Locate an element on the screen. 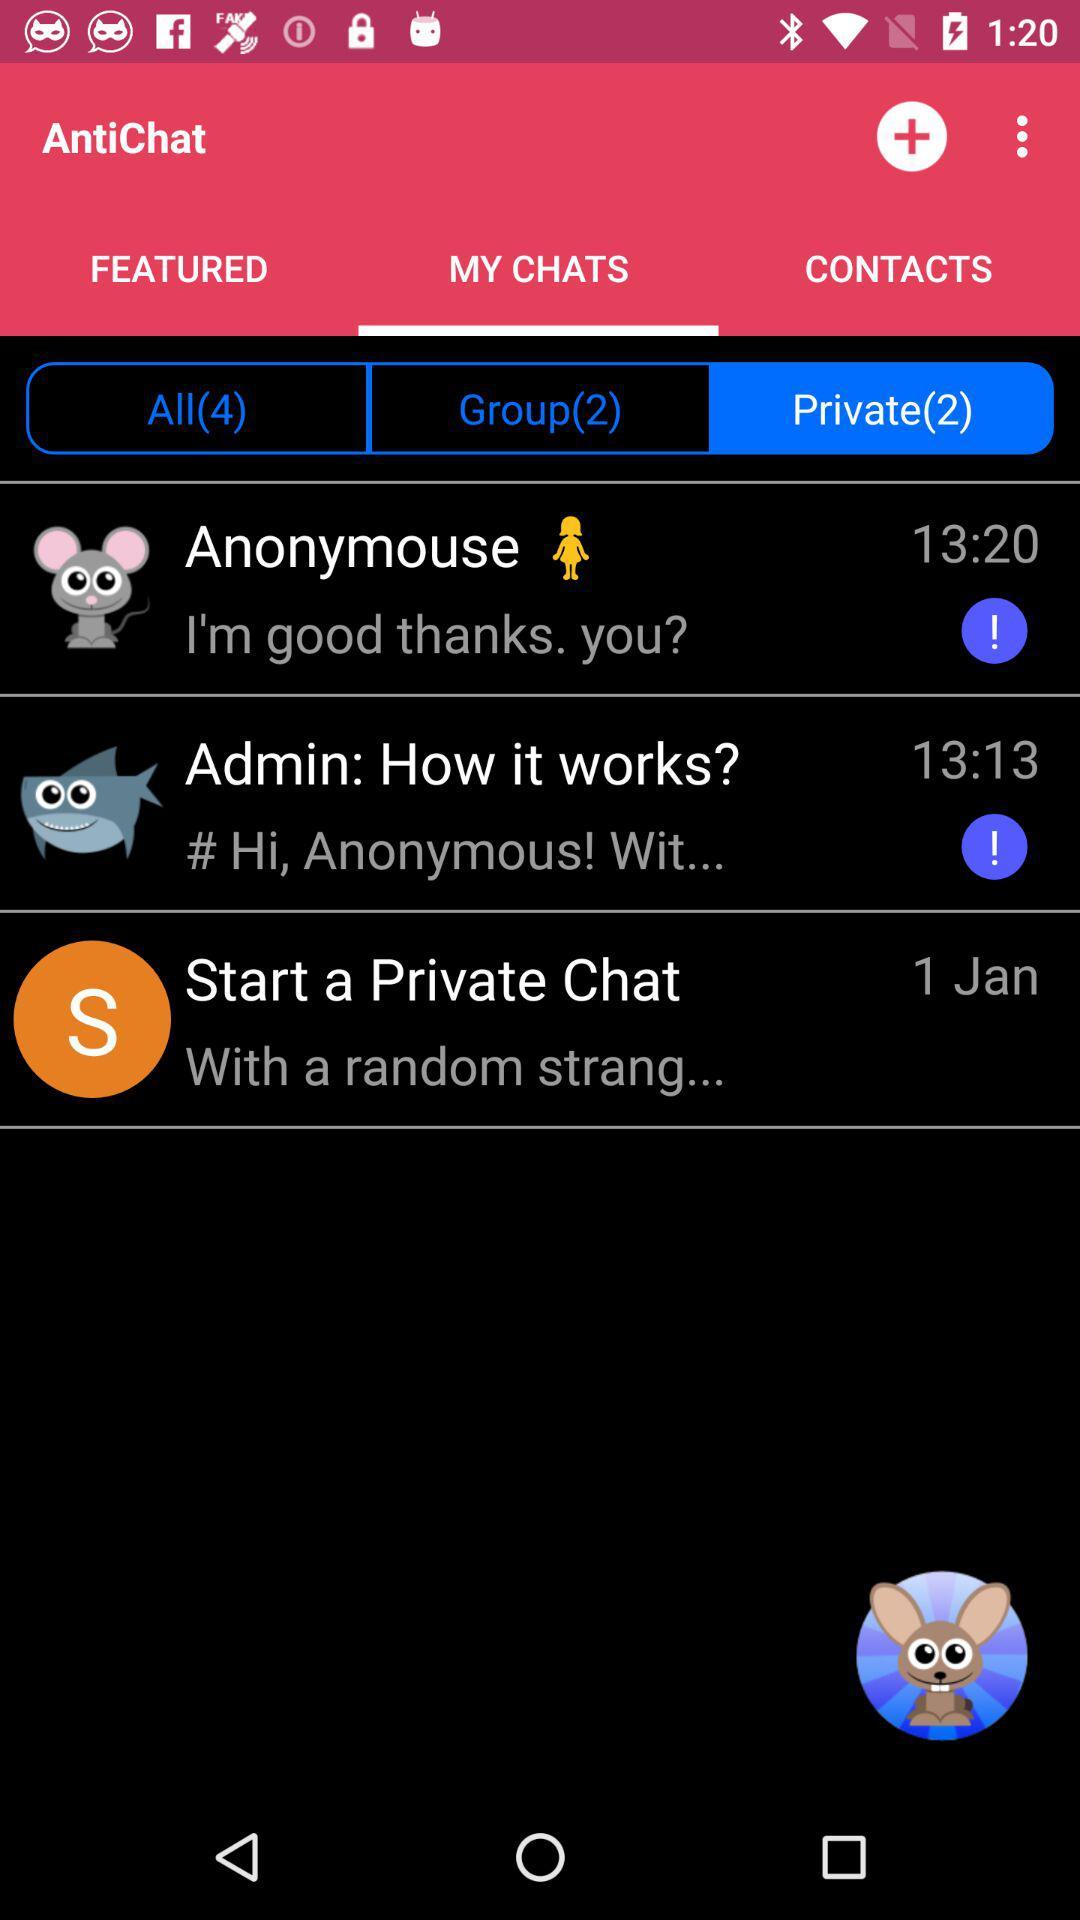 This screenshot has height=1920, width=1080. the icon to the right of with a random icon is located at coordinates (974, 977).